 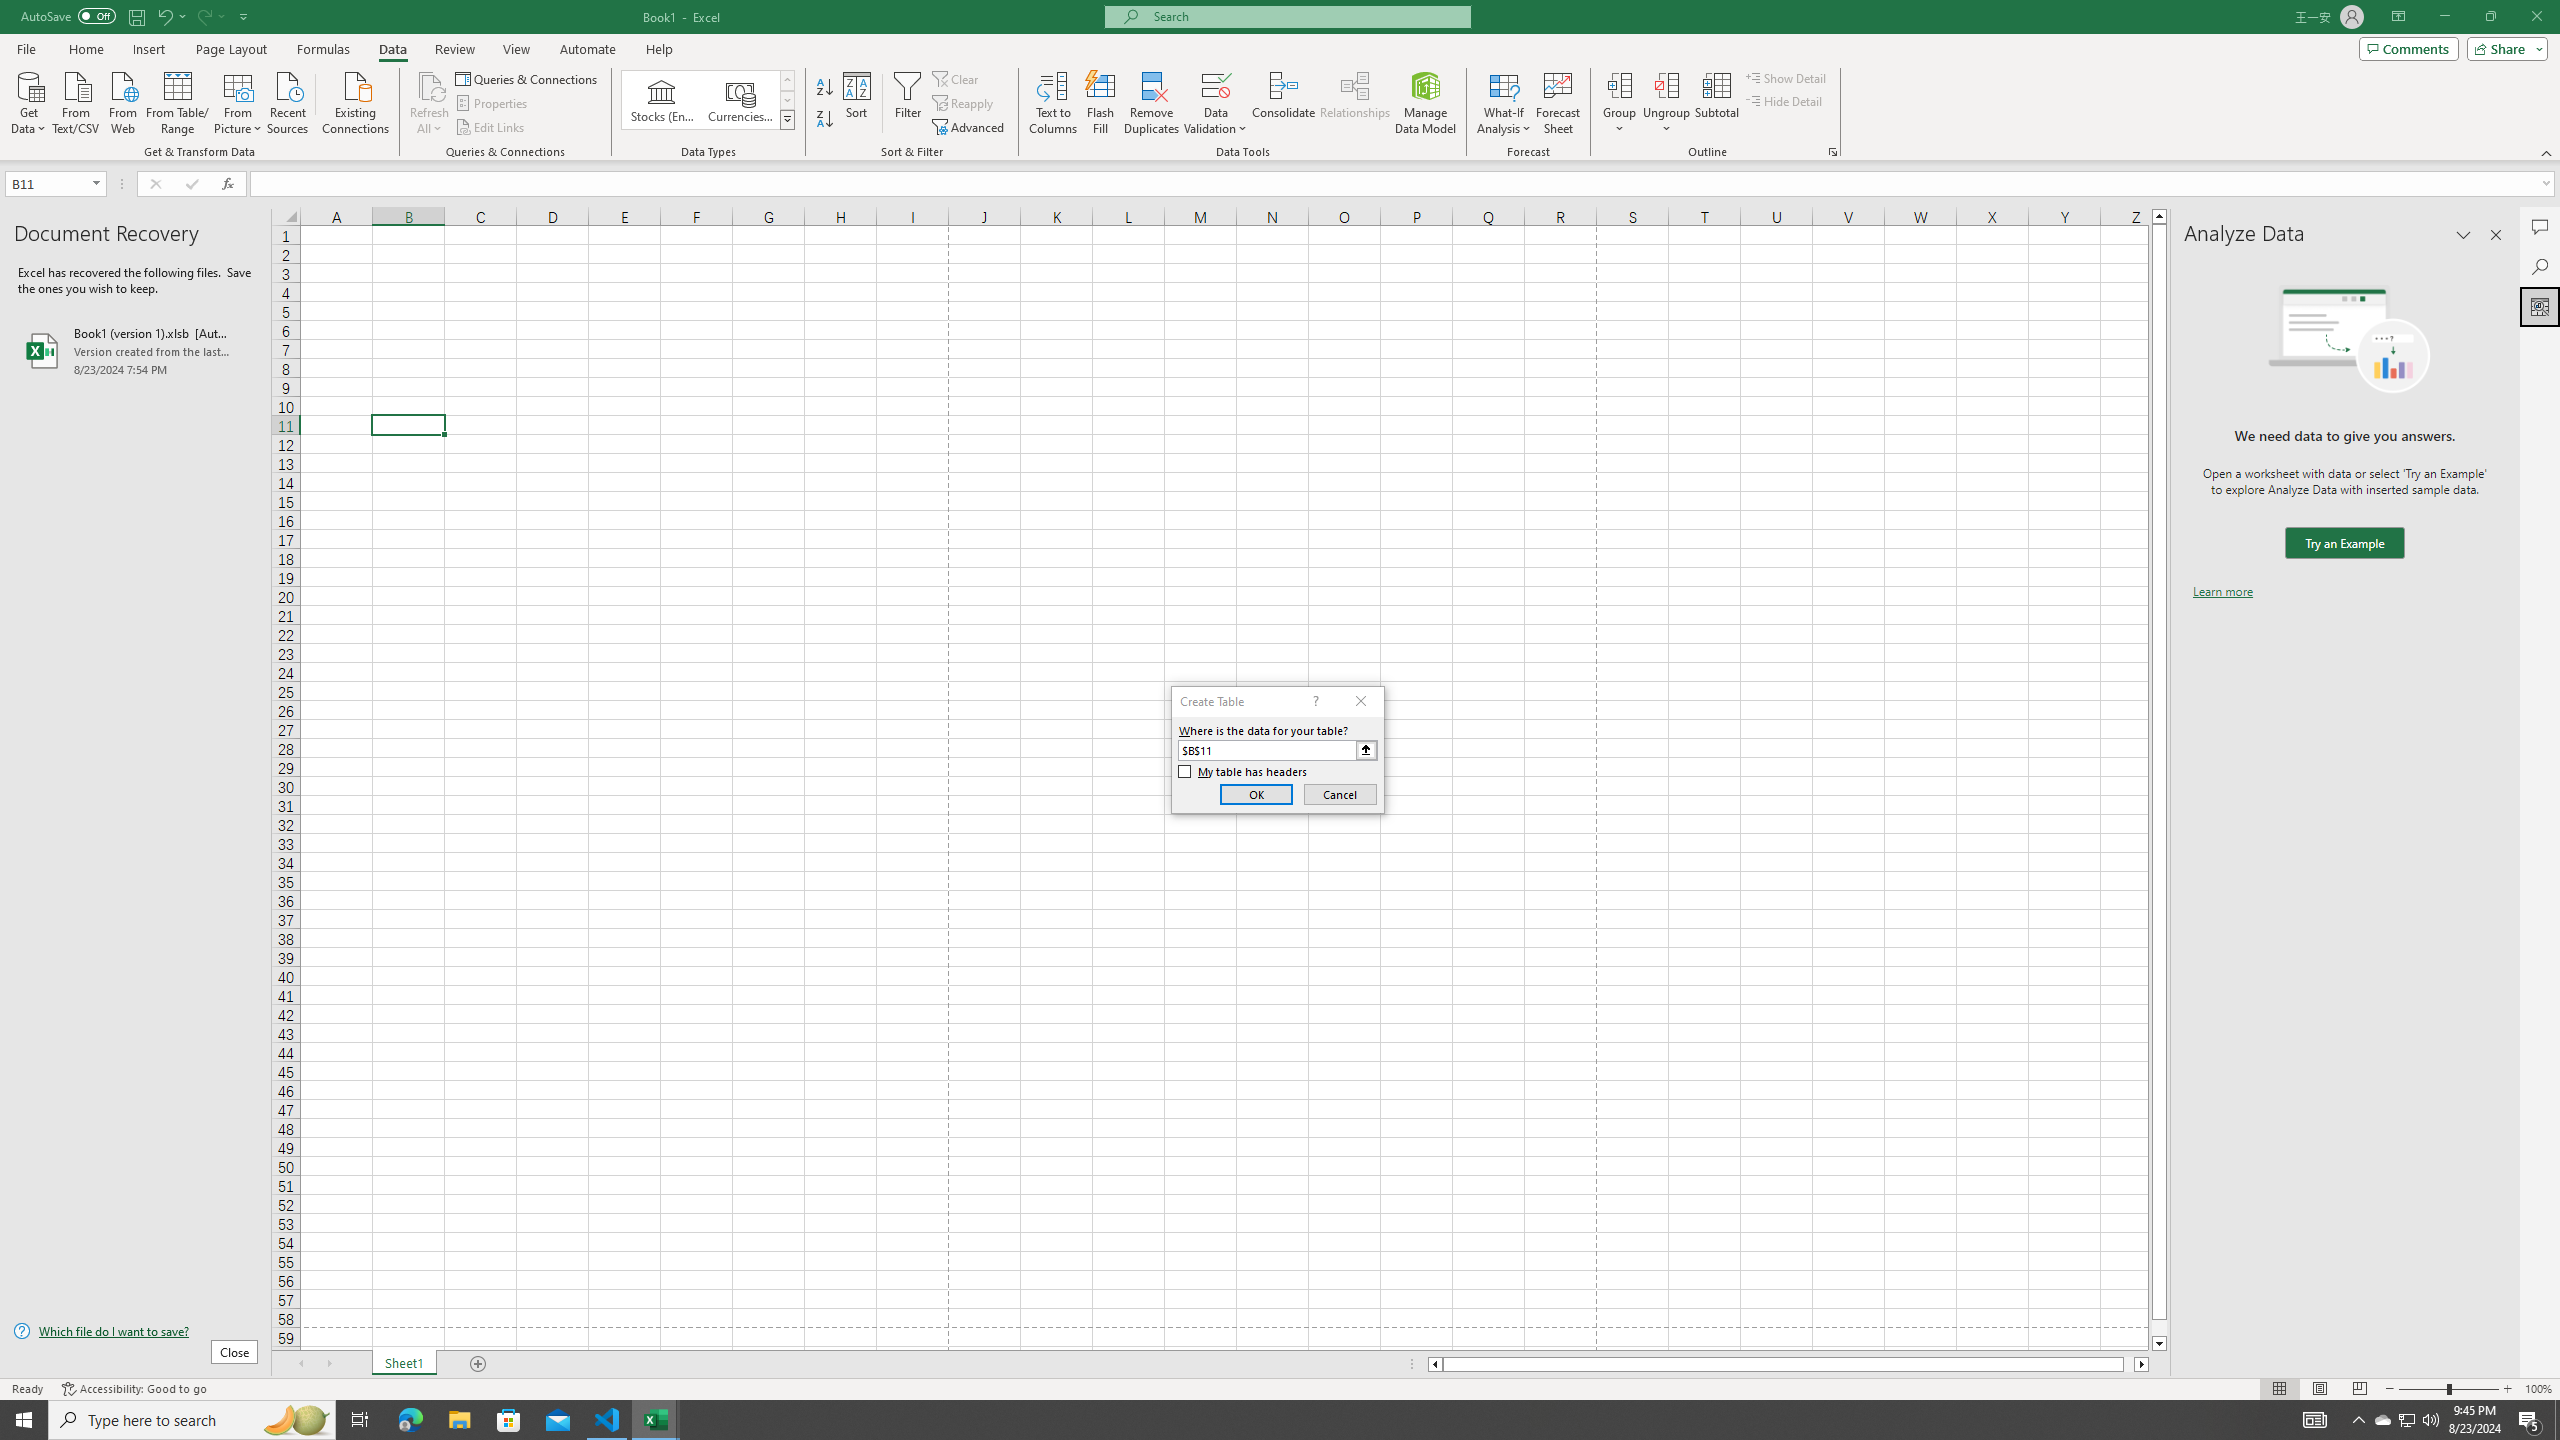 I want to click on 'Recent Sources', so click(x=288, y=100).